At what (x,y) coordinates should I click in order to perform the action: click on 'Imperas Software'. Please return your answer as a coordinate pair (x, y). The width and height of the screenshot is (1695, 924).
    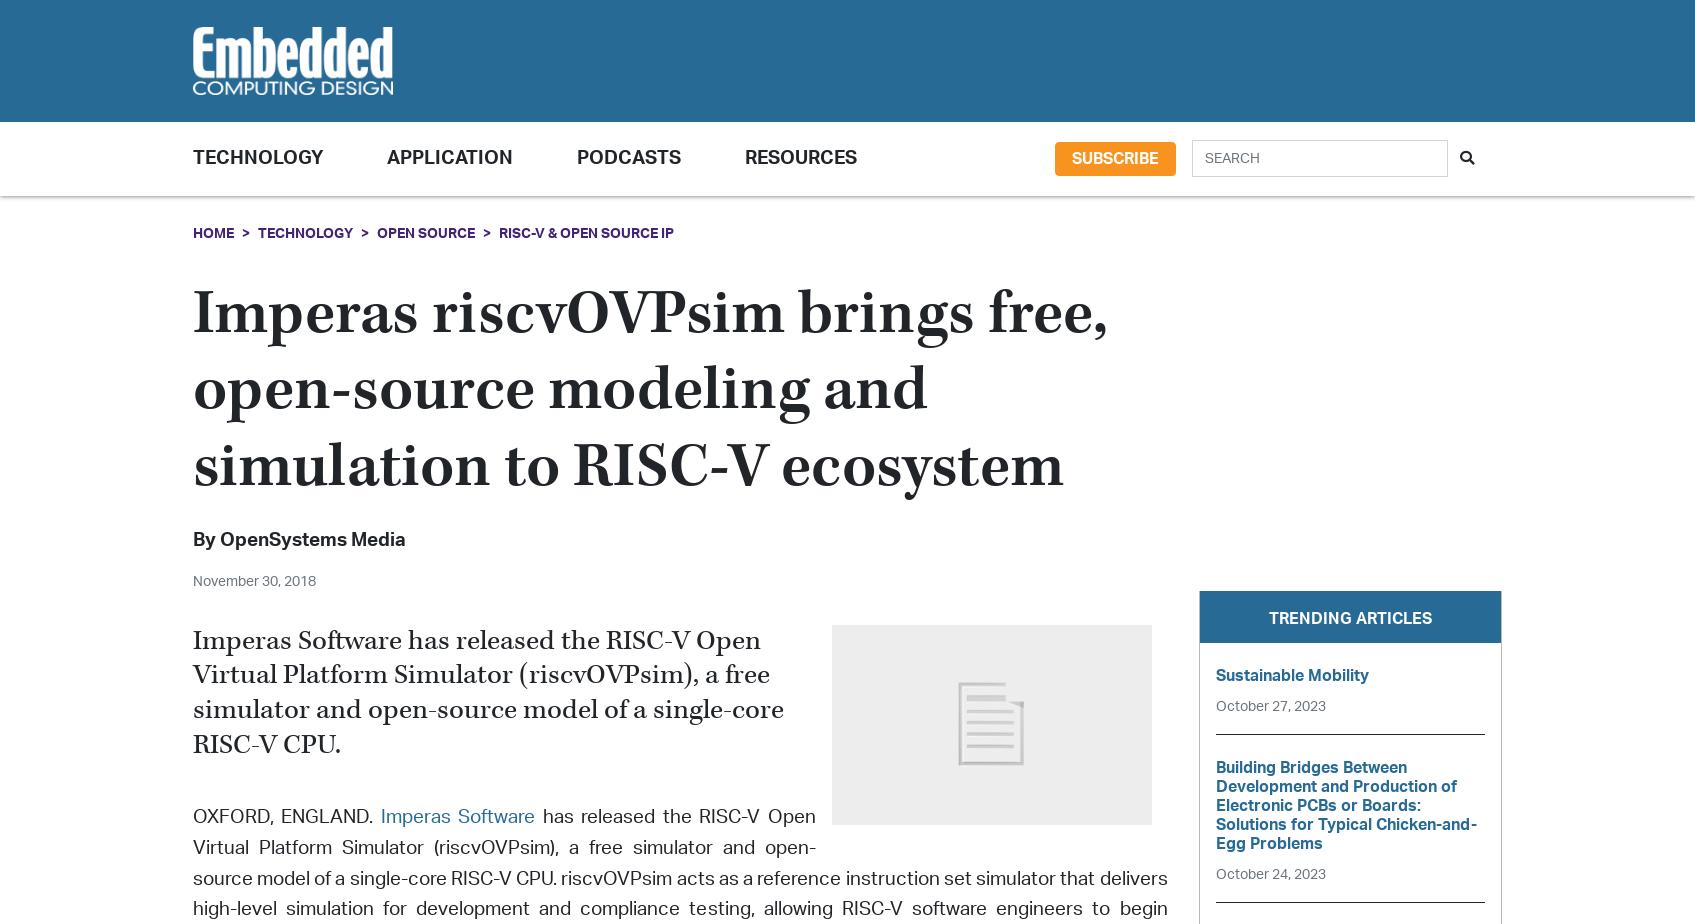
    Looking at the image, I should click on (456, 817).